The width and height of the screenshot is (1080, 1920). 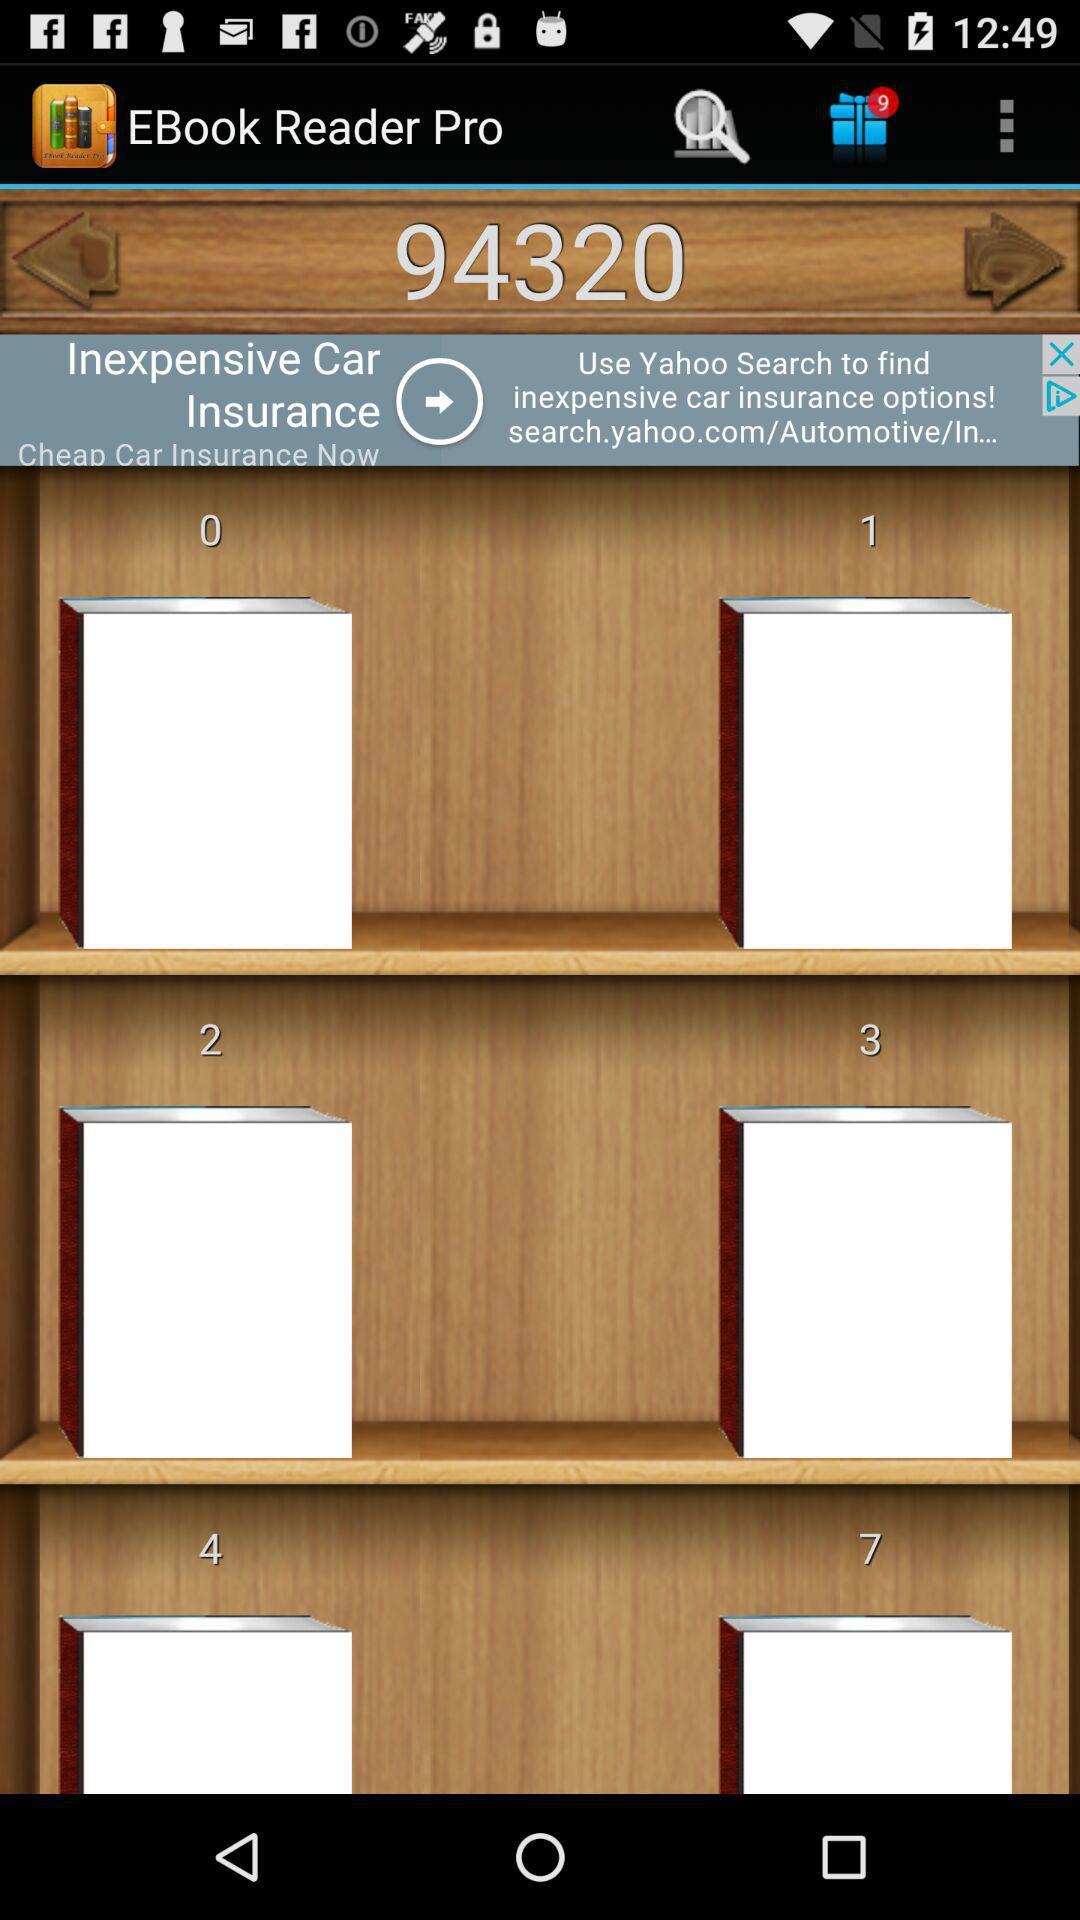 I want to click on the icon to the right of the 94320 icon, so click(x=1017, y=260).